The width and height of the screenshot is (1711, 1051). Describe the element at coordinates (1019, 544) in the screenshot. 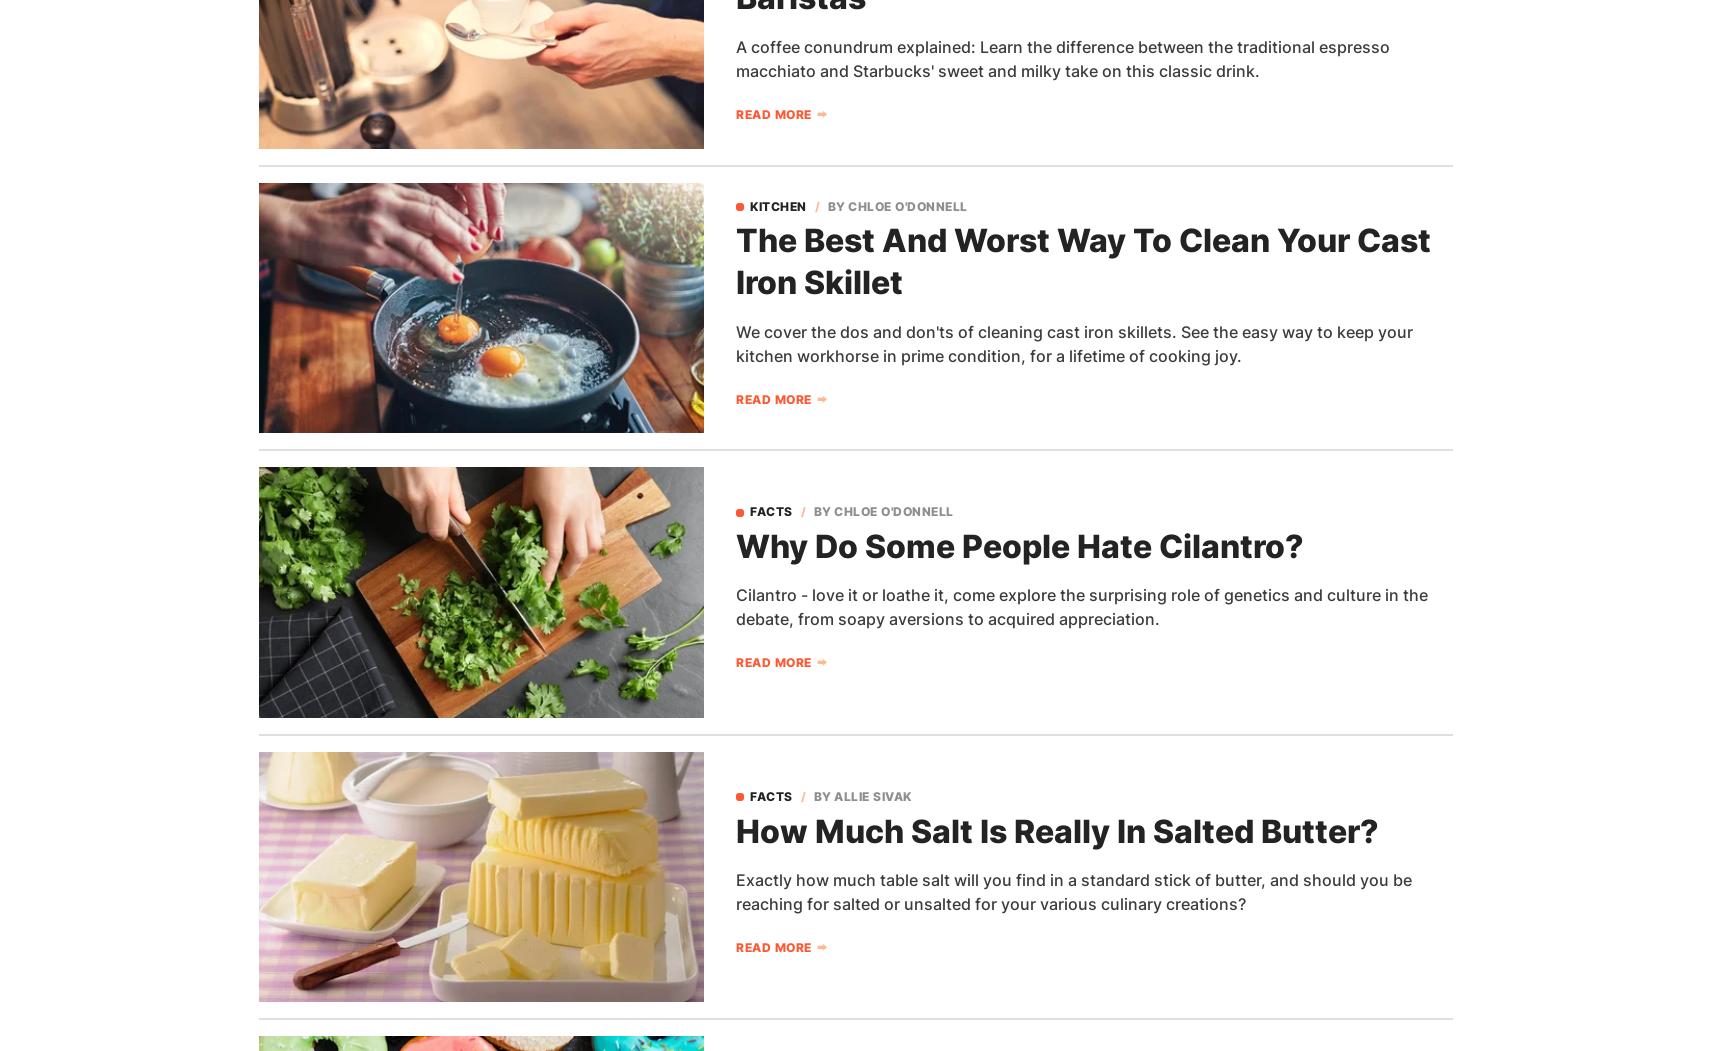

I see `'Why Do Some People Hate Cilantro?'` at that location.